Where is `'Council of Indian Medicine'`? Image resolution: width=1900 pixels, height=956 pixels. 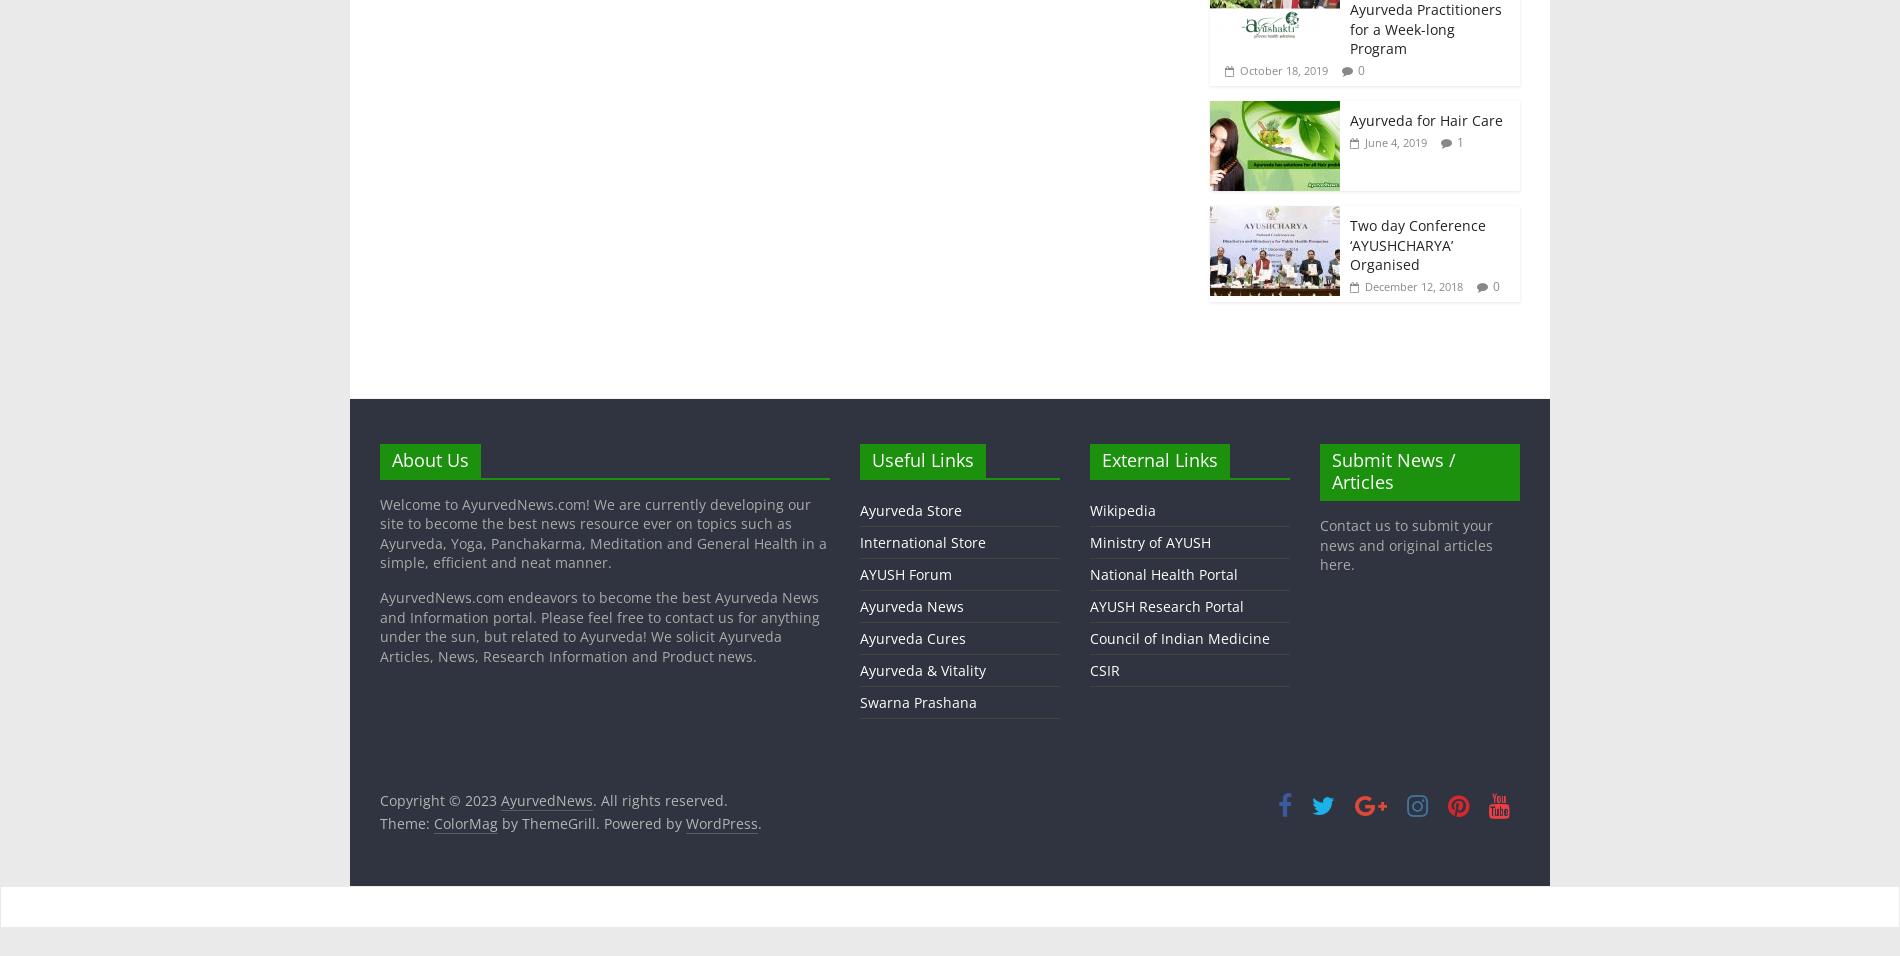 'Council of Indian Medicine' is located at coordinates (1178, 637).